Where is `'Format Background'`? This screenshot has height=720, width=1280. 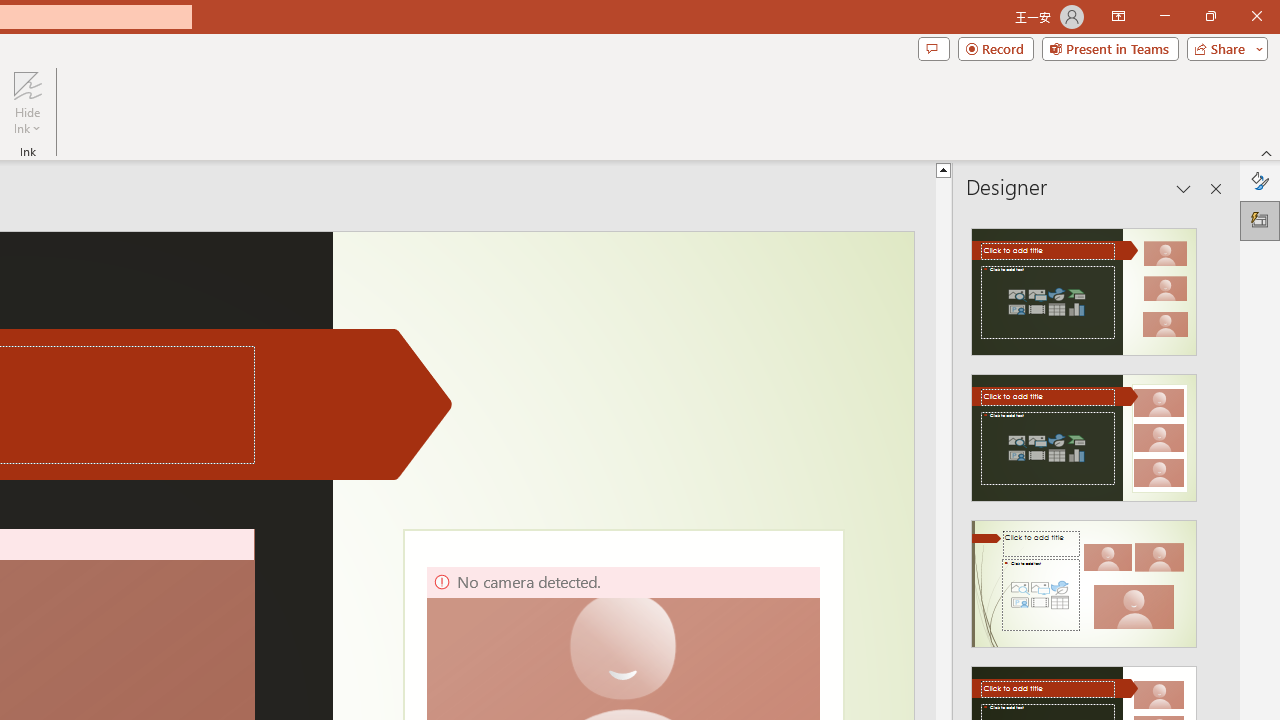
'Format Background' is located at coordinates (1259, 181).